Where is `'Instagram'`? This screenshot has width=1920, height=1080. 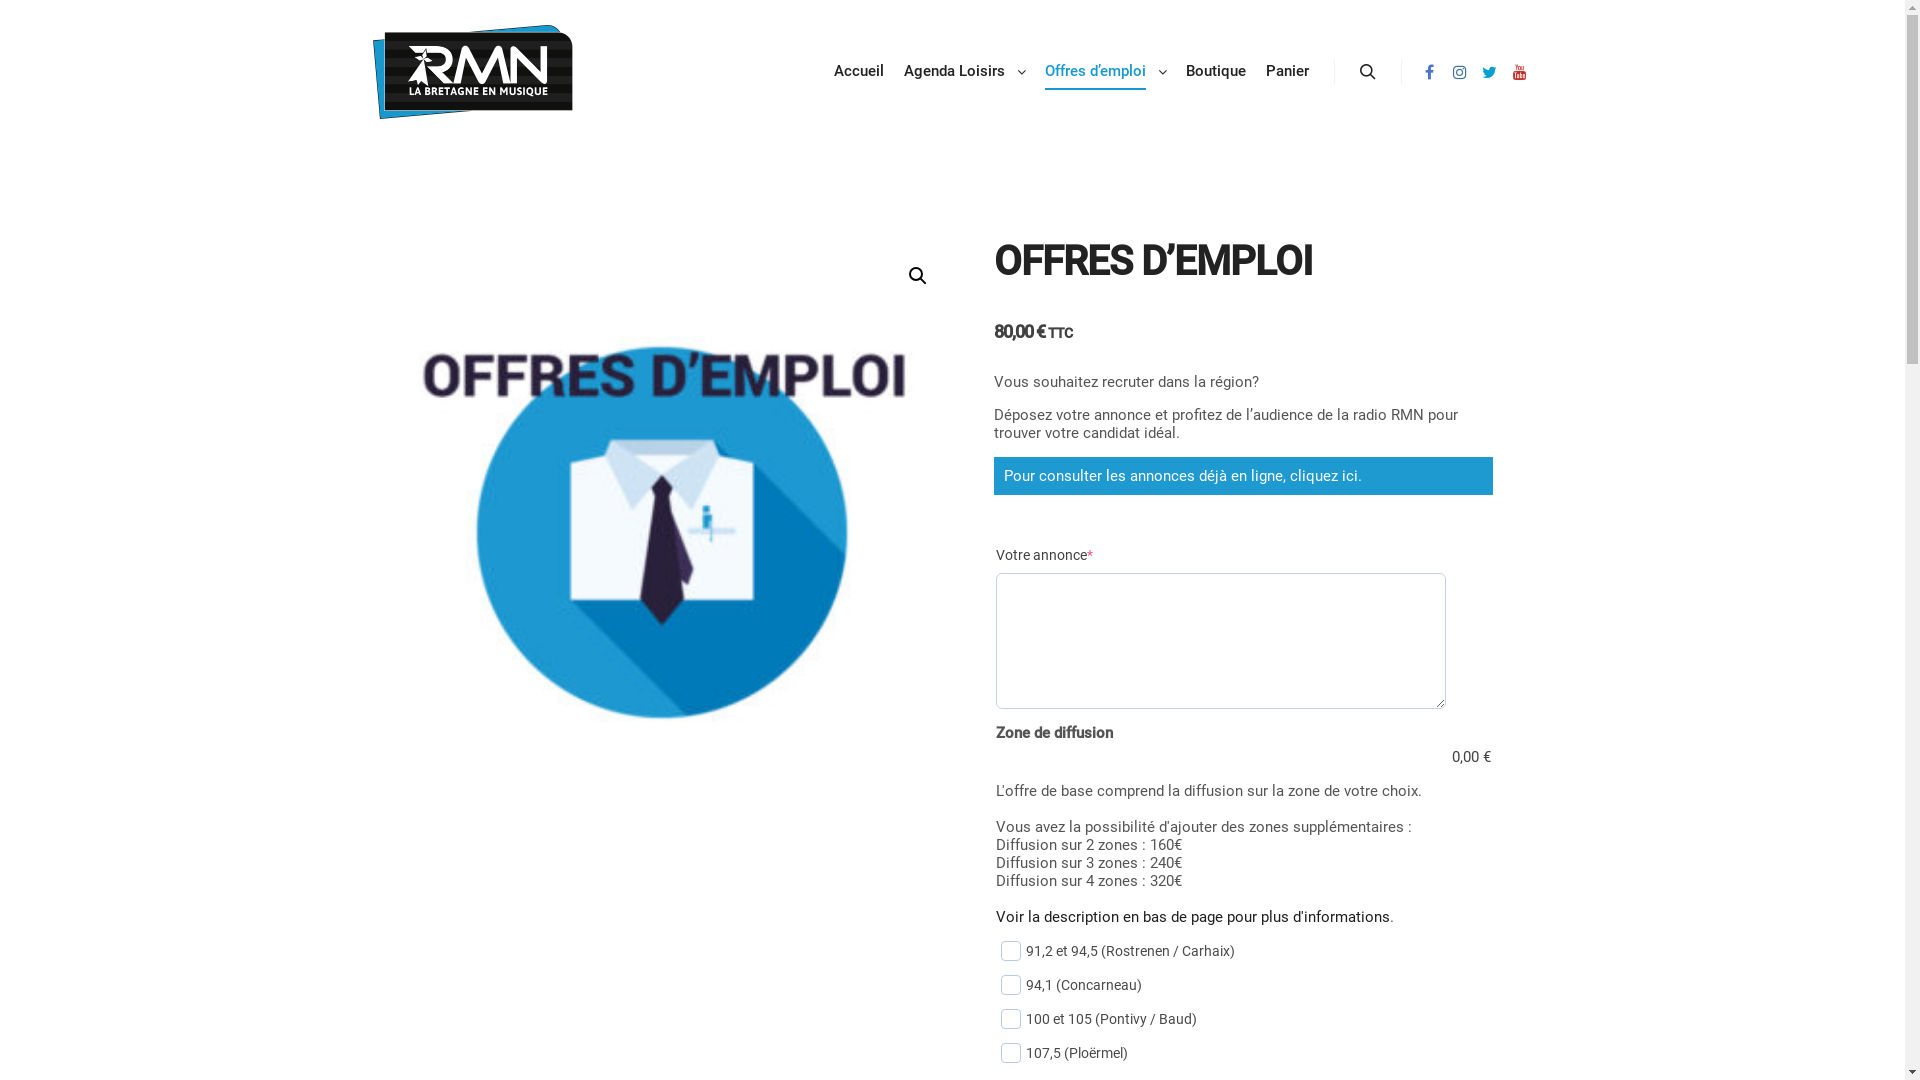 'Instagram' is located at coordinates (1459, 71).